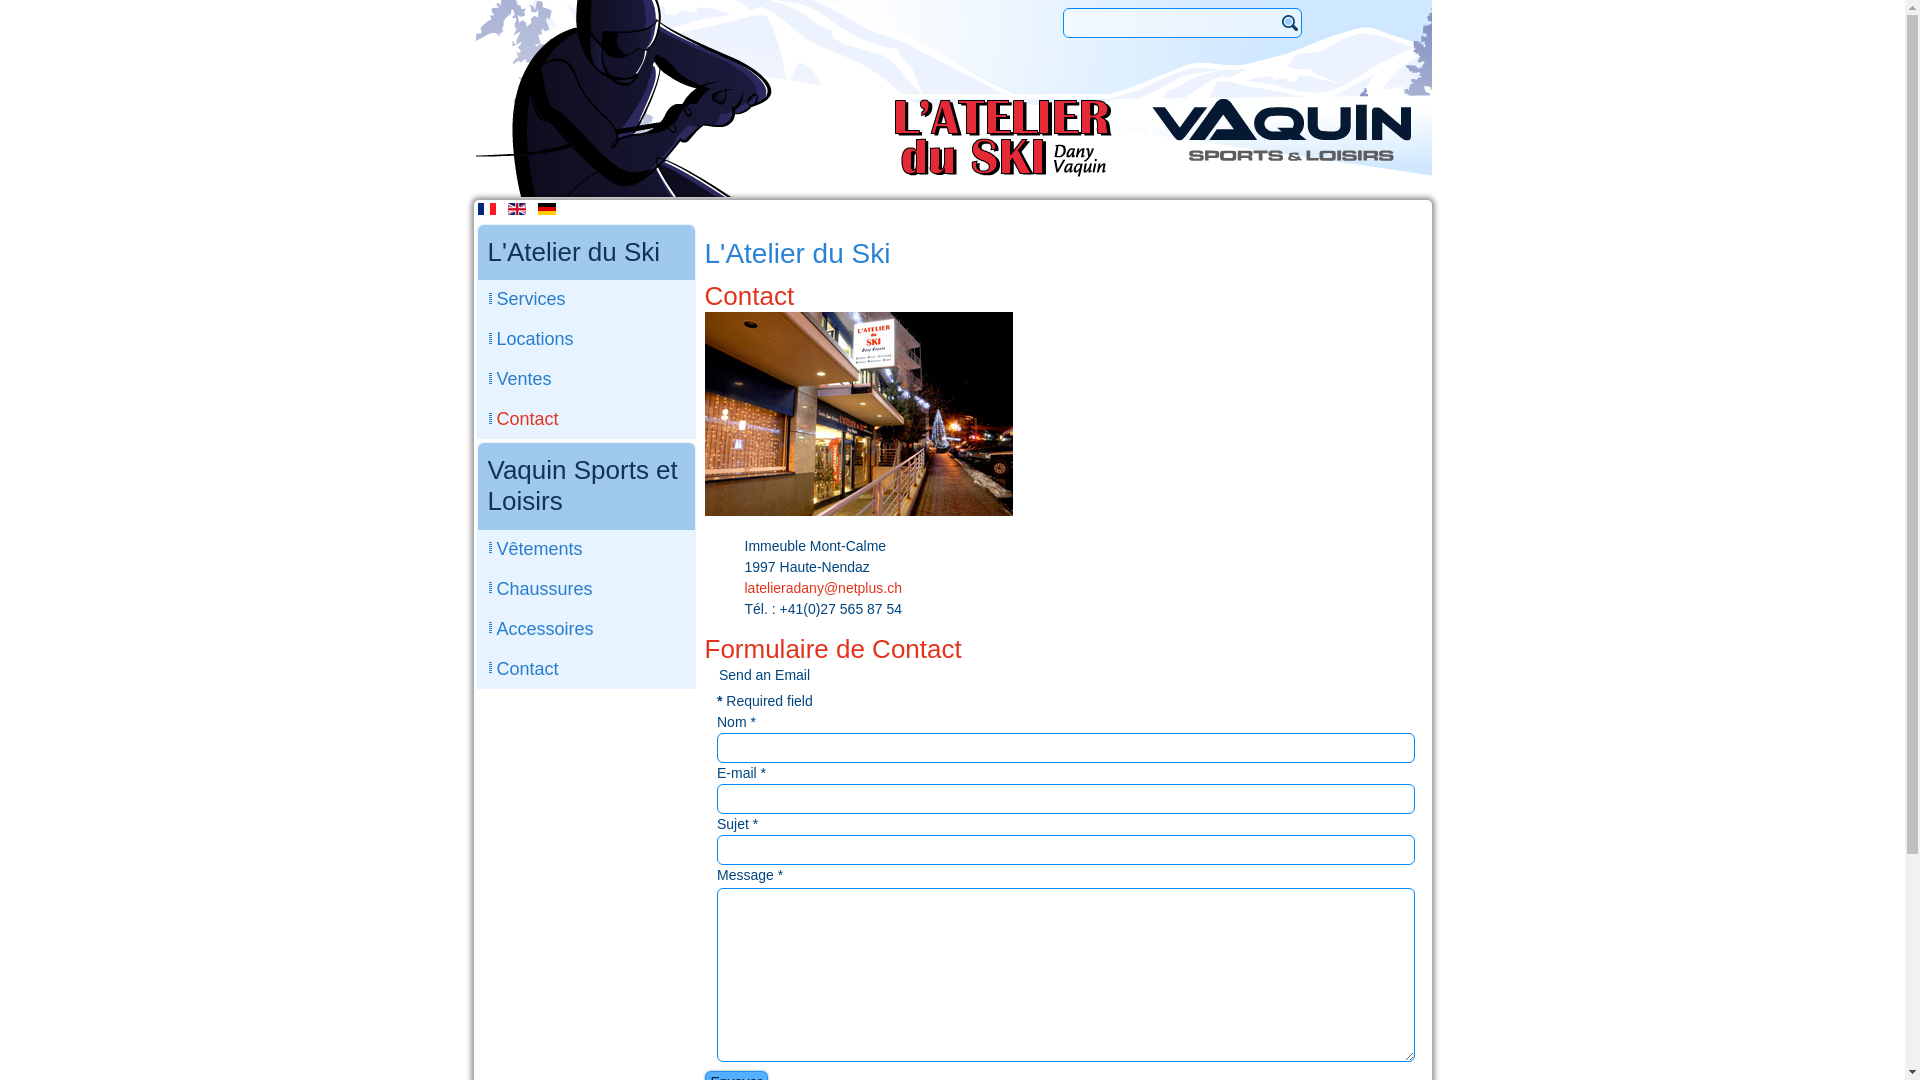 This screenshot has width=1920, height=1080. Describe the element at coordinates (1281, 130) in the screenshot. I see `'Vaquin Sports et Loisirs'` at that location.